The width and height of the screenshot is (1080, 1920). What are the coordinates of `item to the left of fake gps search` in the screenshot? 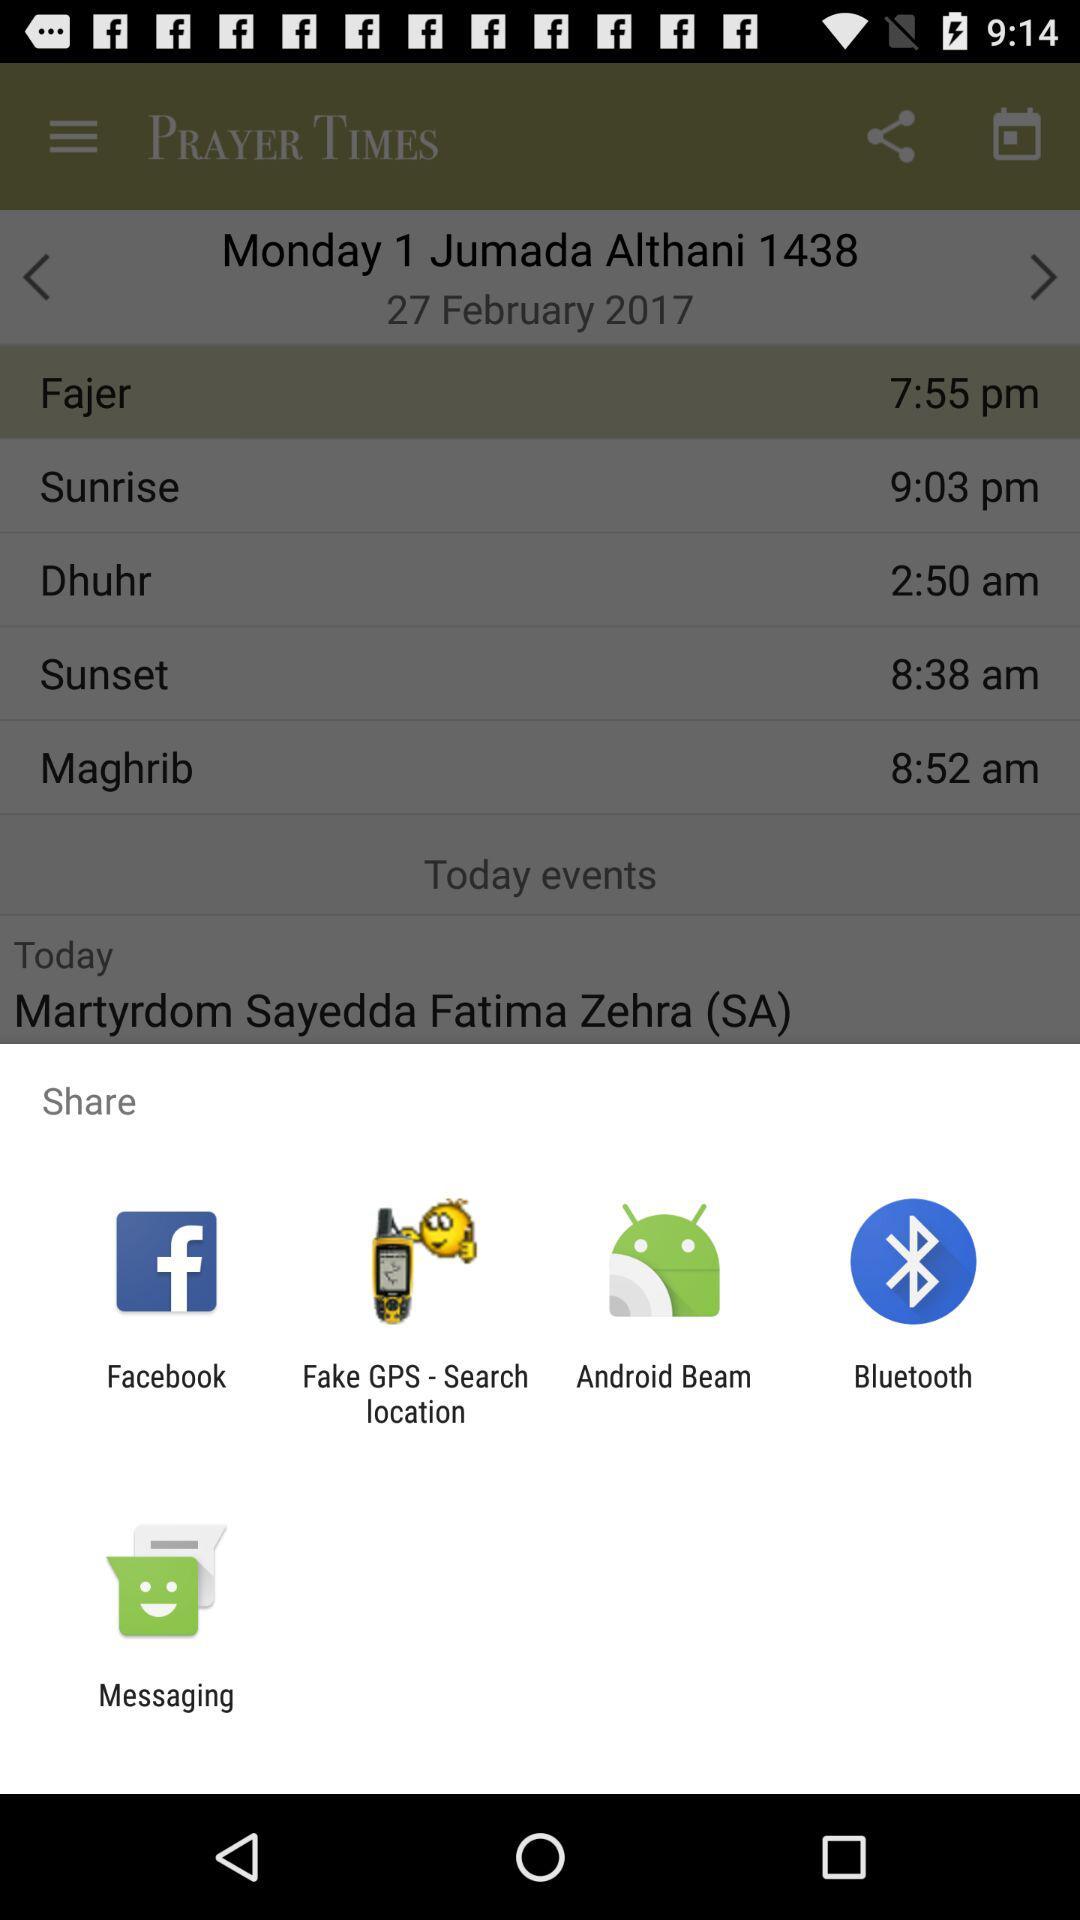 It's located at (165, 1392).